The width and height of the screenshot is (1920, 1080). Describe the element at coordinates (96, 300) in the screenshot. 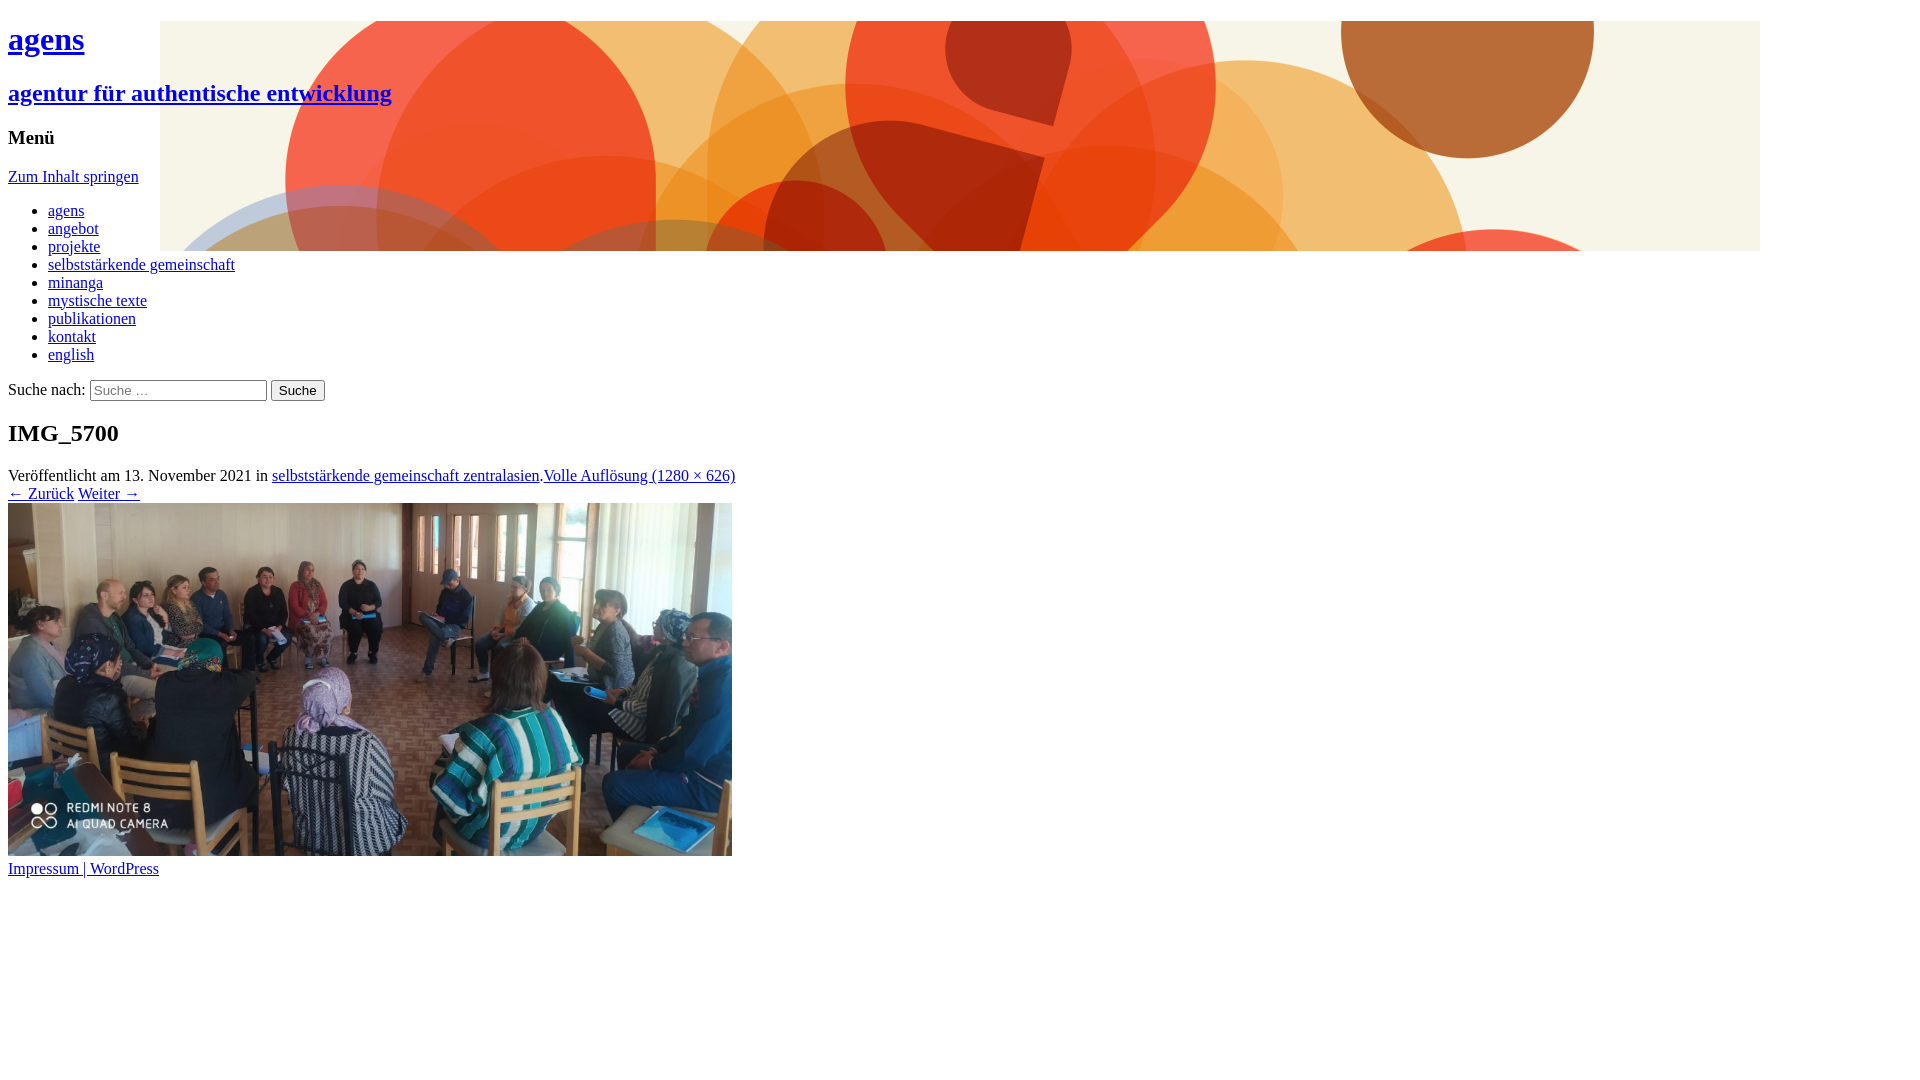

I see `'mystische texte'` at that location.